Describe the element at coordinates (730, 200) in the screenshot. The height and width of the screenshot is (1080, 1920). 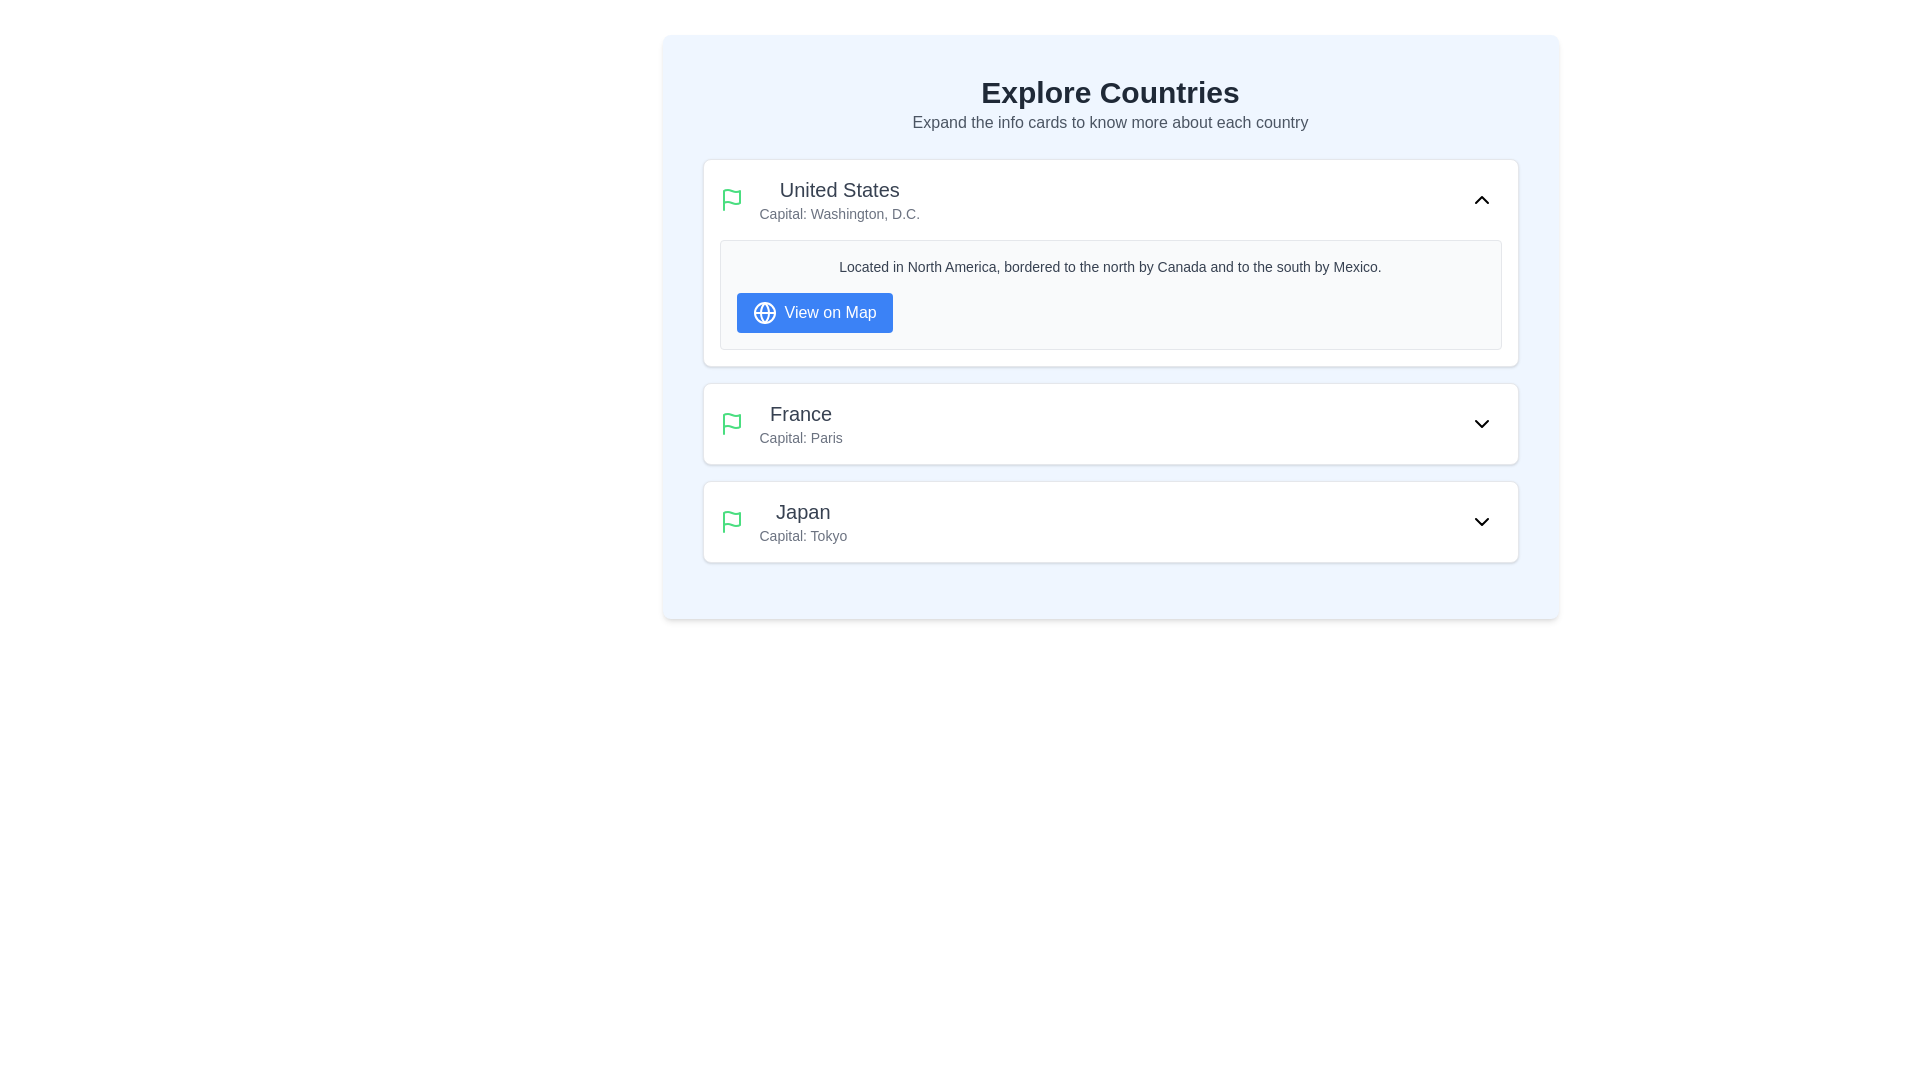
I see `the visual icon representing the entry for the country 'United States', located in the top-left section of its card, adjacent to the title` at that location.